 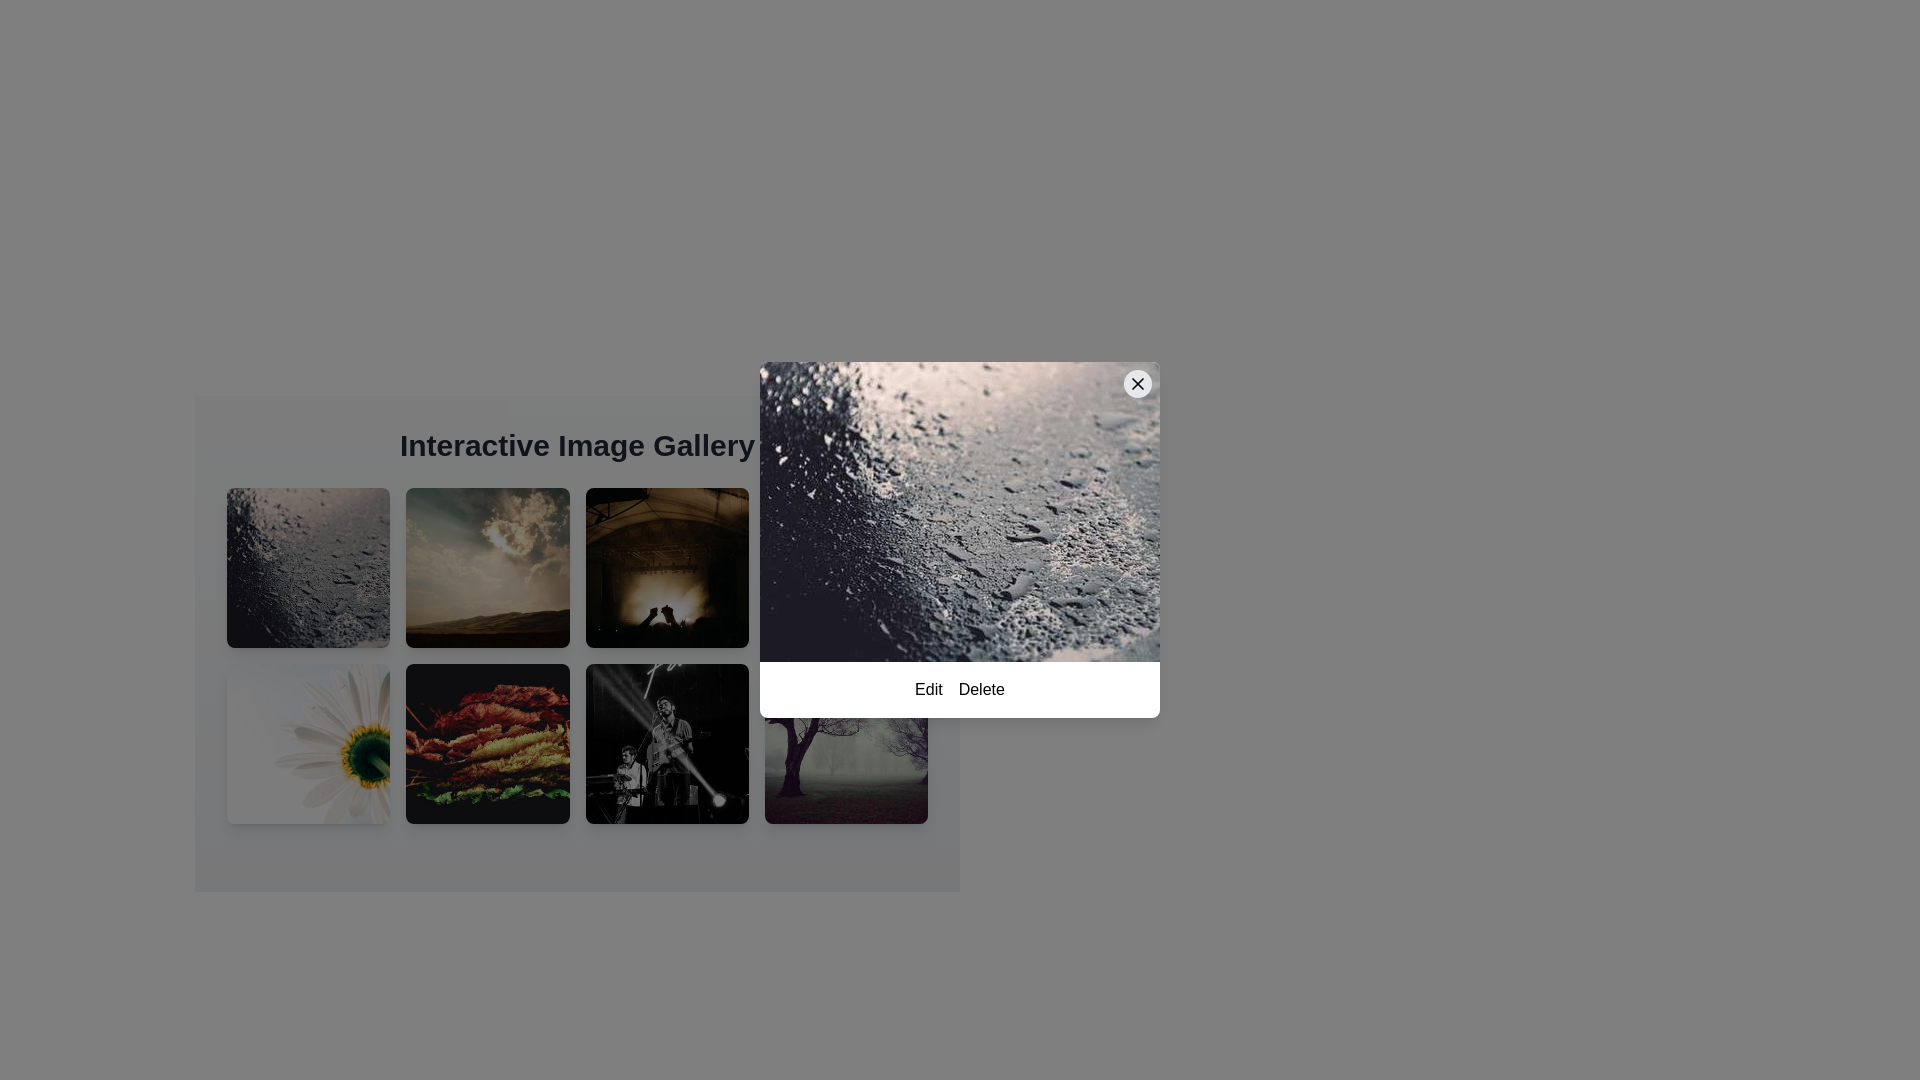 What do you see at coordinates (307, 744) in the screenshot?
I see `the selectable image tile located in the leftmost column and the second row of the image gallery` at bounding box center [307, 744].